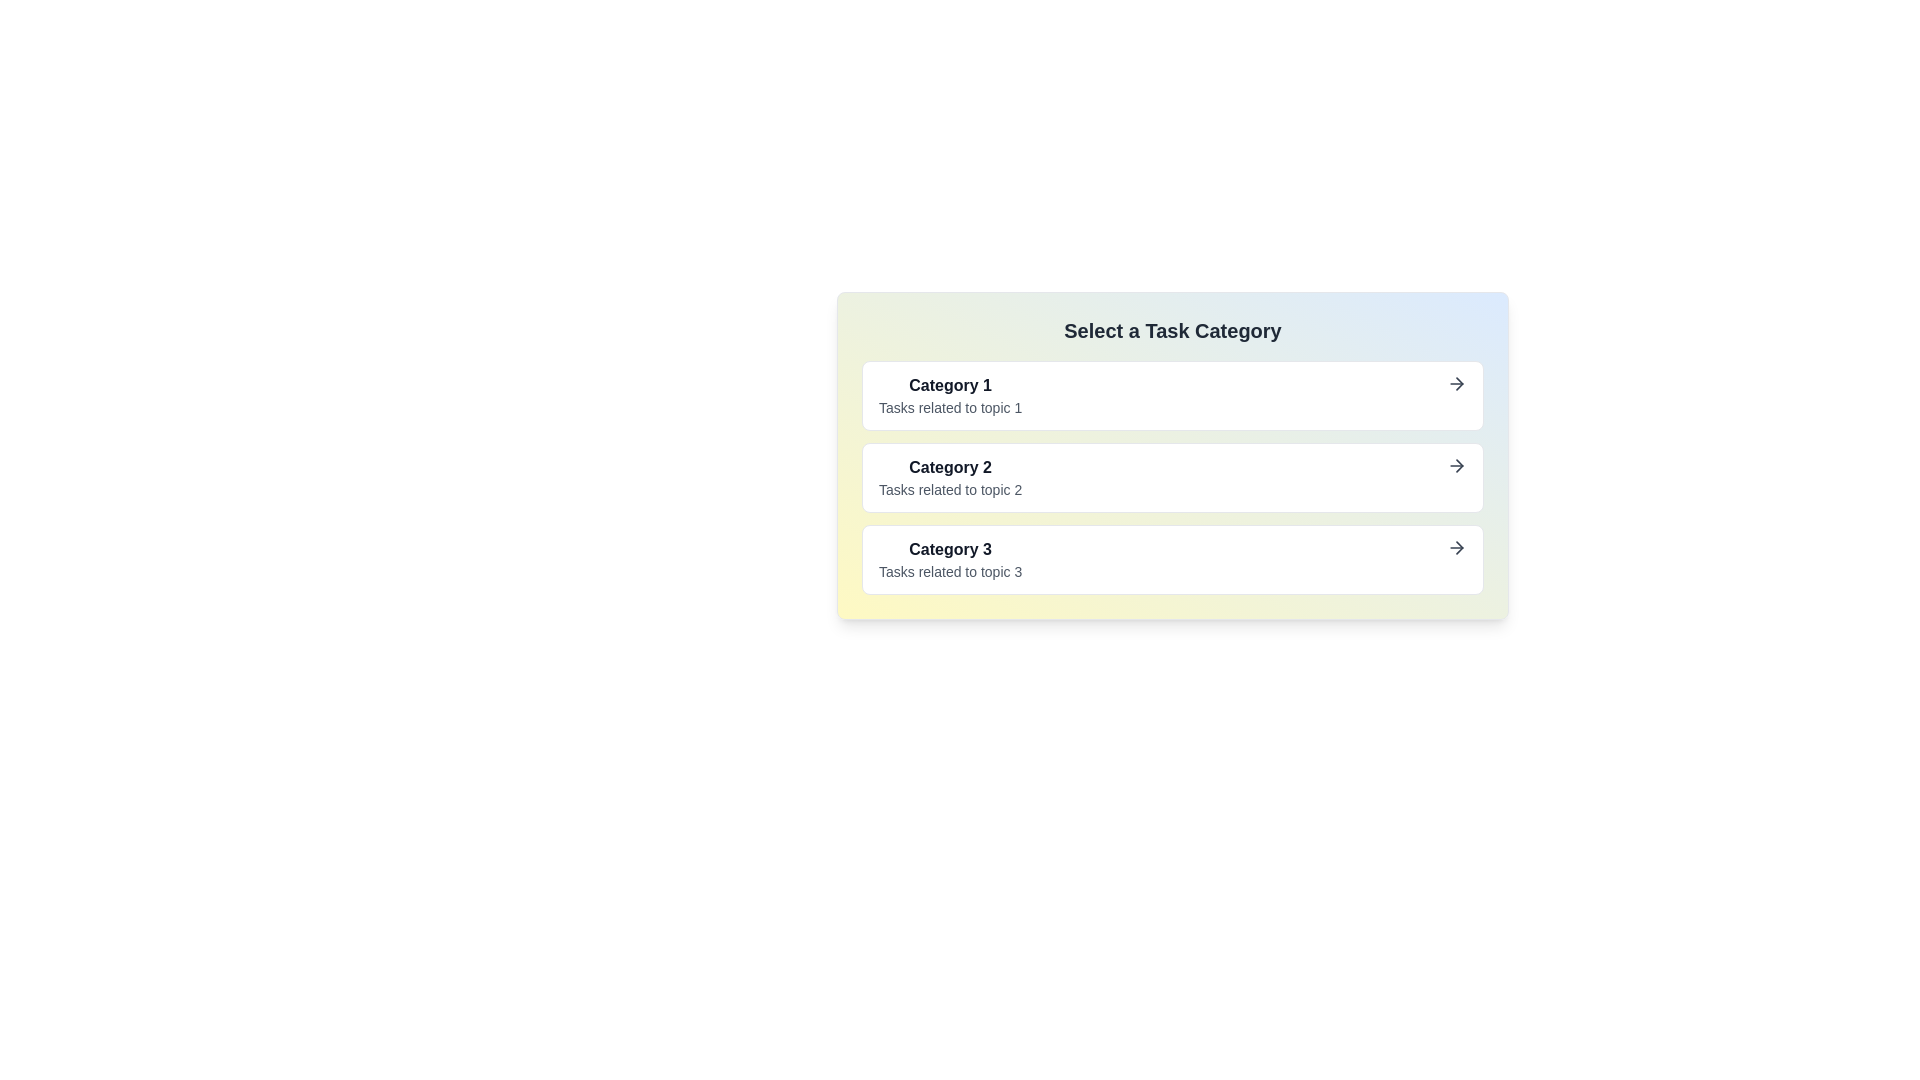  I want to click on the arrow icon located in the third row of the list on the rightmost side, so click(1459, 466).